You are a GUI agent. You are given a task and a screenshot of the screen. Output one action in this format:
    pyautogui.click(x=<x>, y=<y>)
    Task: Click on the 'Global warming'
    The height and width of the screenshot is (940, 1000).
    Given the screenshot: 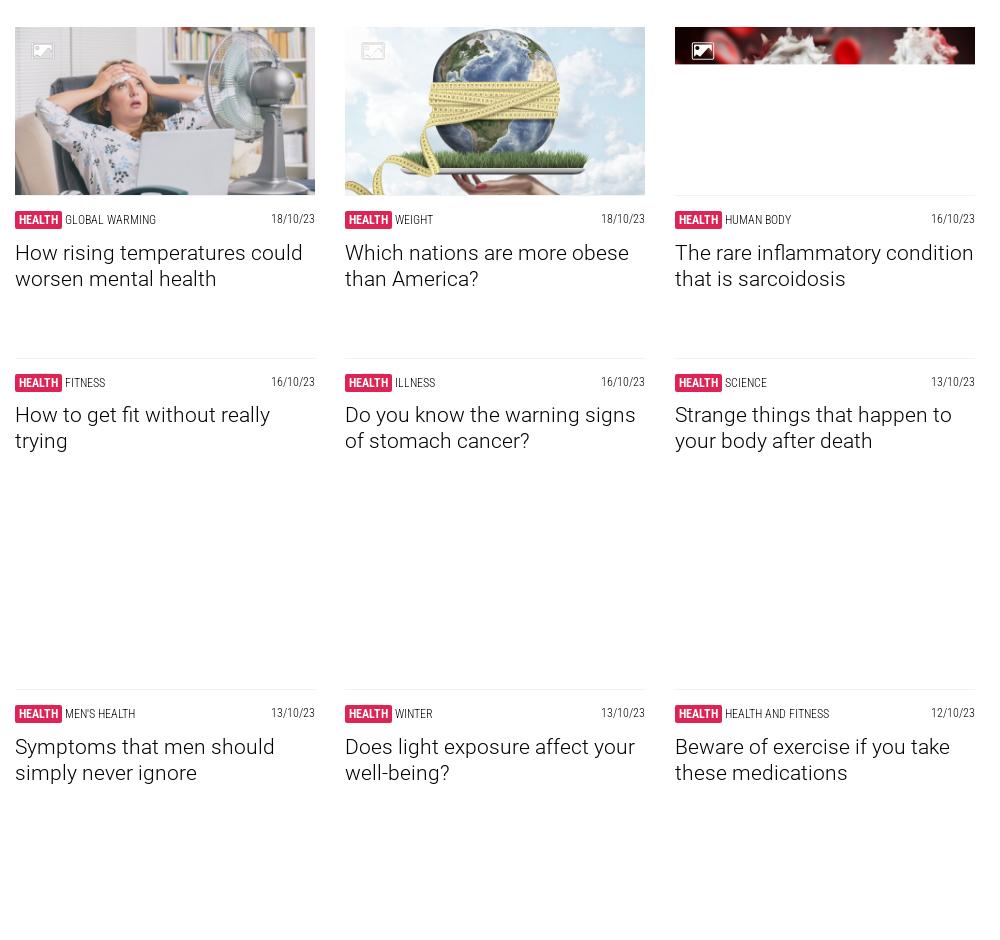 What is the action you would take?
    pyautogui.click(x=109, y=218)
    